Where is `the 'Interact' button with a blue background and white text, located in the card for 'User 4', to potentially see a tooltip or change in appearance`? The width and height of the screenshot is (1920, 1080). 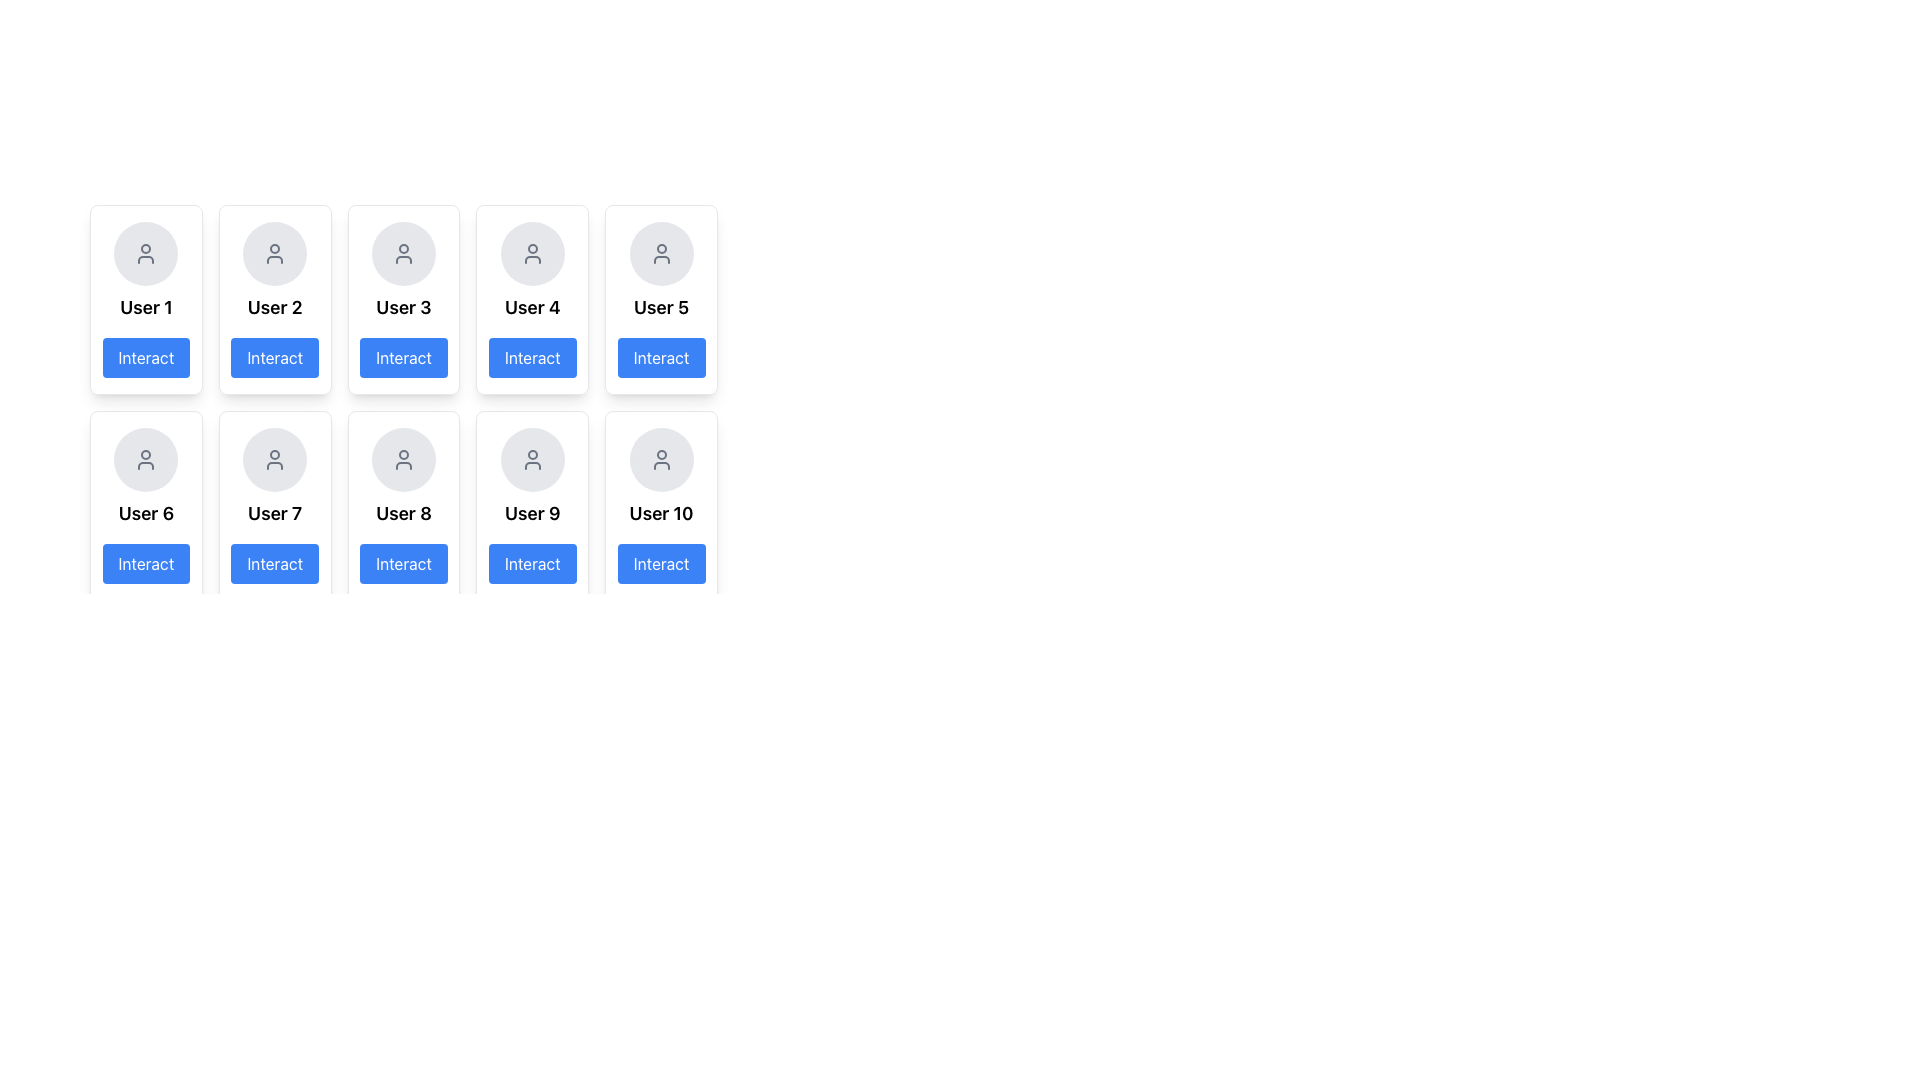
the 'Interact' button with a blue background and white text, located in the card for 'User 4', to potentially see a tooltip or change in appearance is located at coordinates (532, 357).